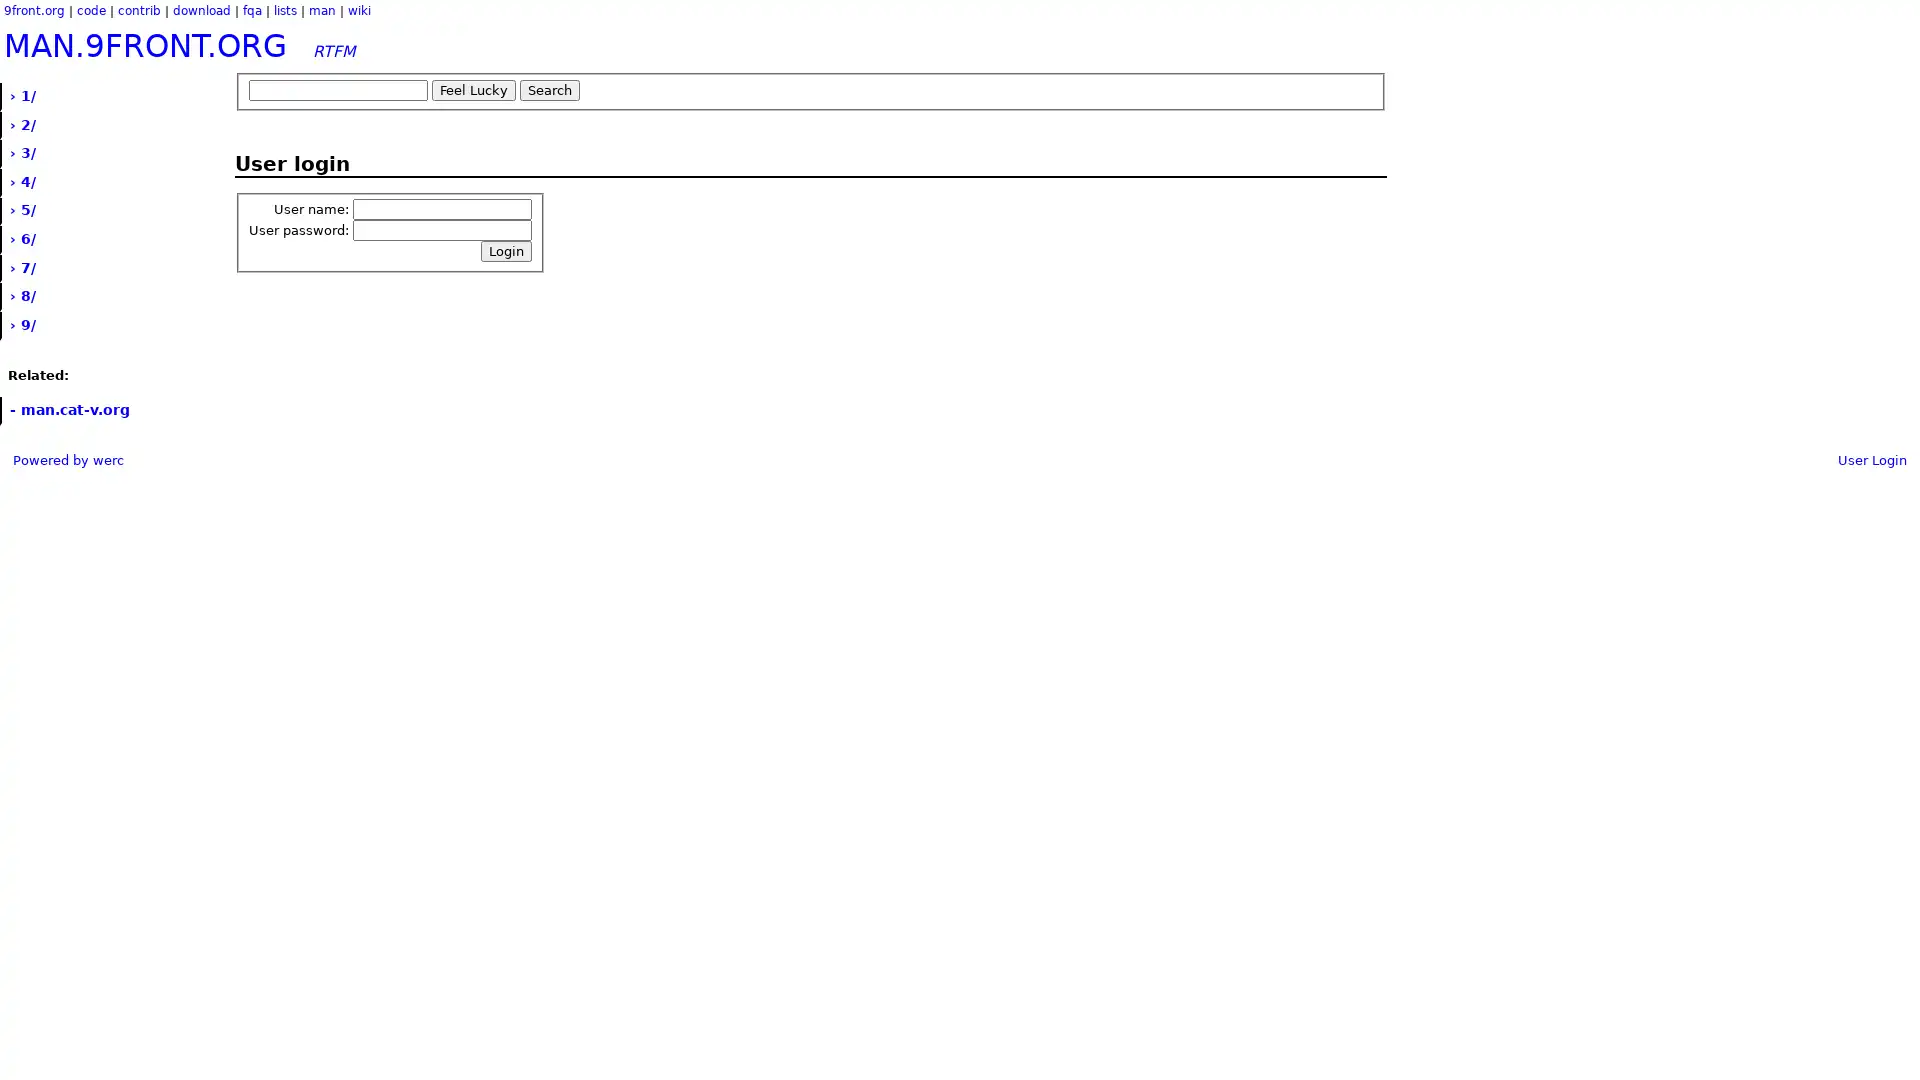 Image resolution: width=1920 pixels, height=1080 pixels. What do you see at coordinates (506, 250) in the screenshot?
I see `Login` at bounding box center [506, 250].